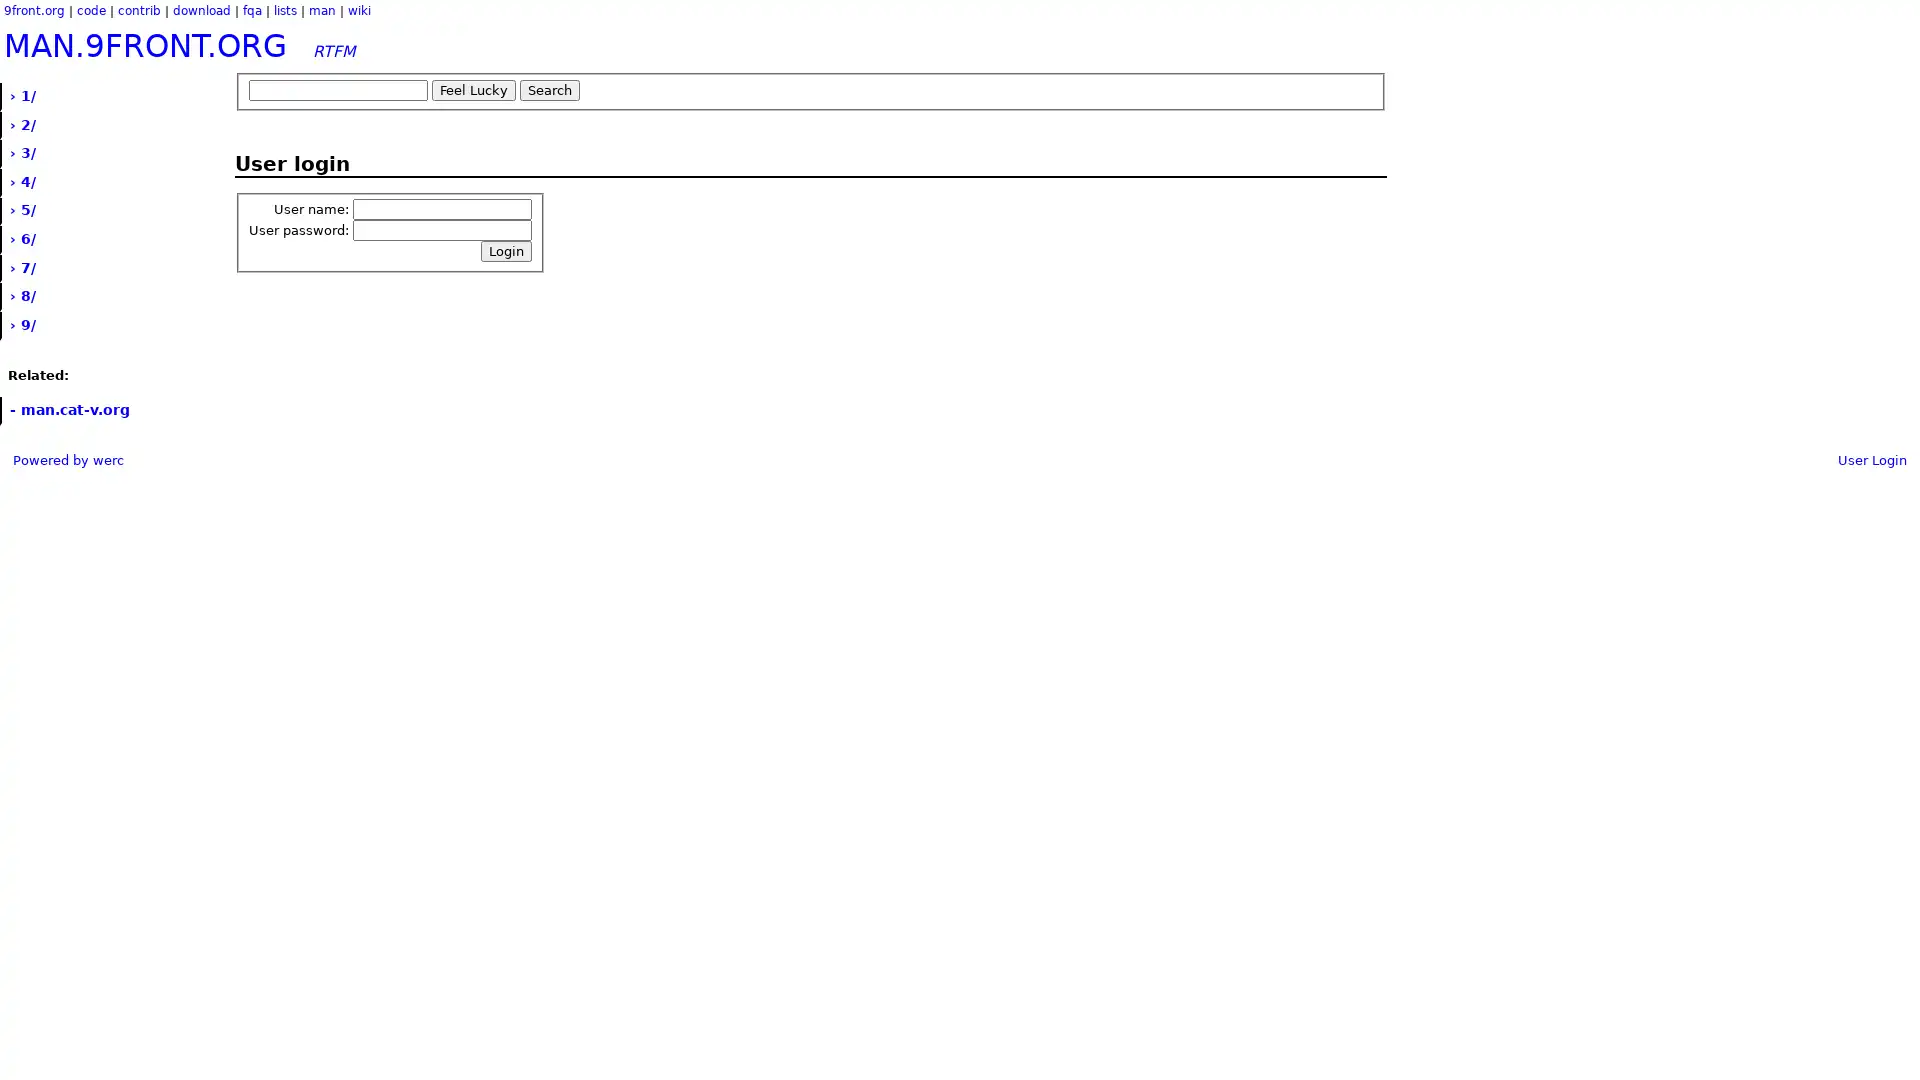 Image resolution: width=1920 pixels, height=1080 pixels. What do you see at coordinates (506, 250) in the screenshot?
I see `Login` at bounding box center [506, 250].